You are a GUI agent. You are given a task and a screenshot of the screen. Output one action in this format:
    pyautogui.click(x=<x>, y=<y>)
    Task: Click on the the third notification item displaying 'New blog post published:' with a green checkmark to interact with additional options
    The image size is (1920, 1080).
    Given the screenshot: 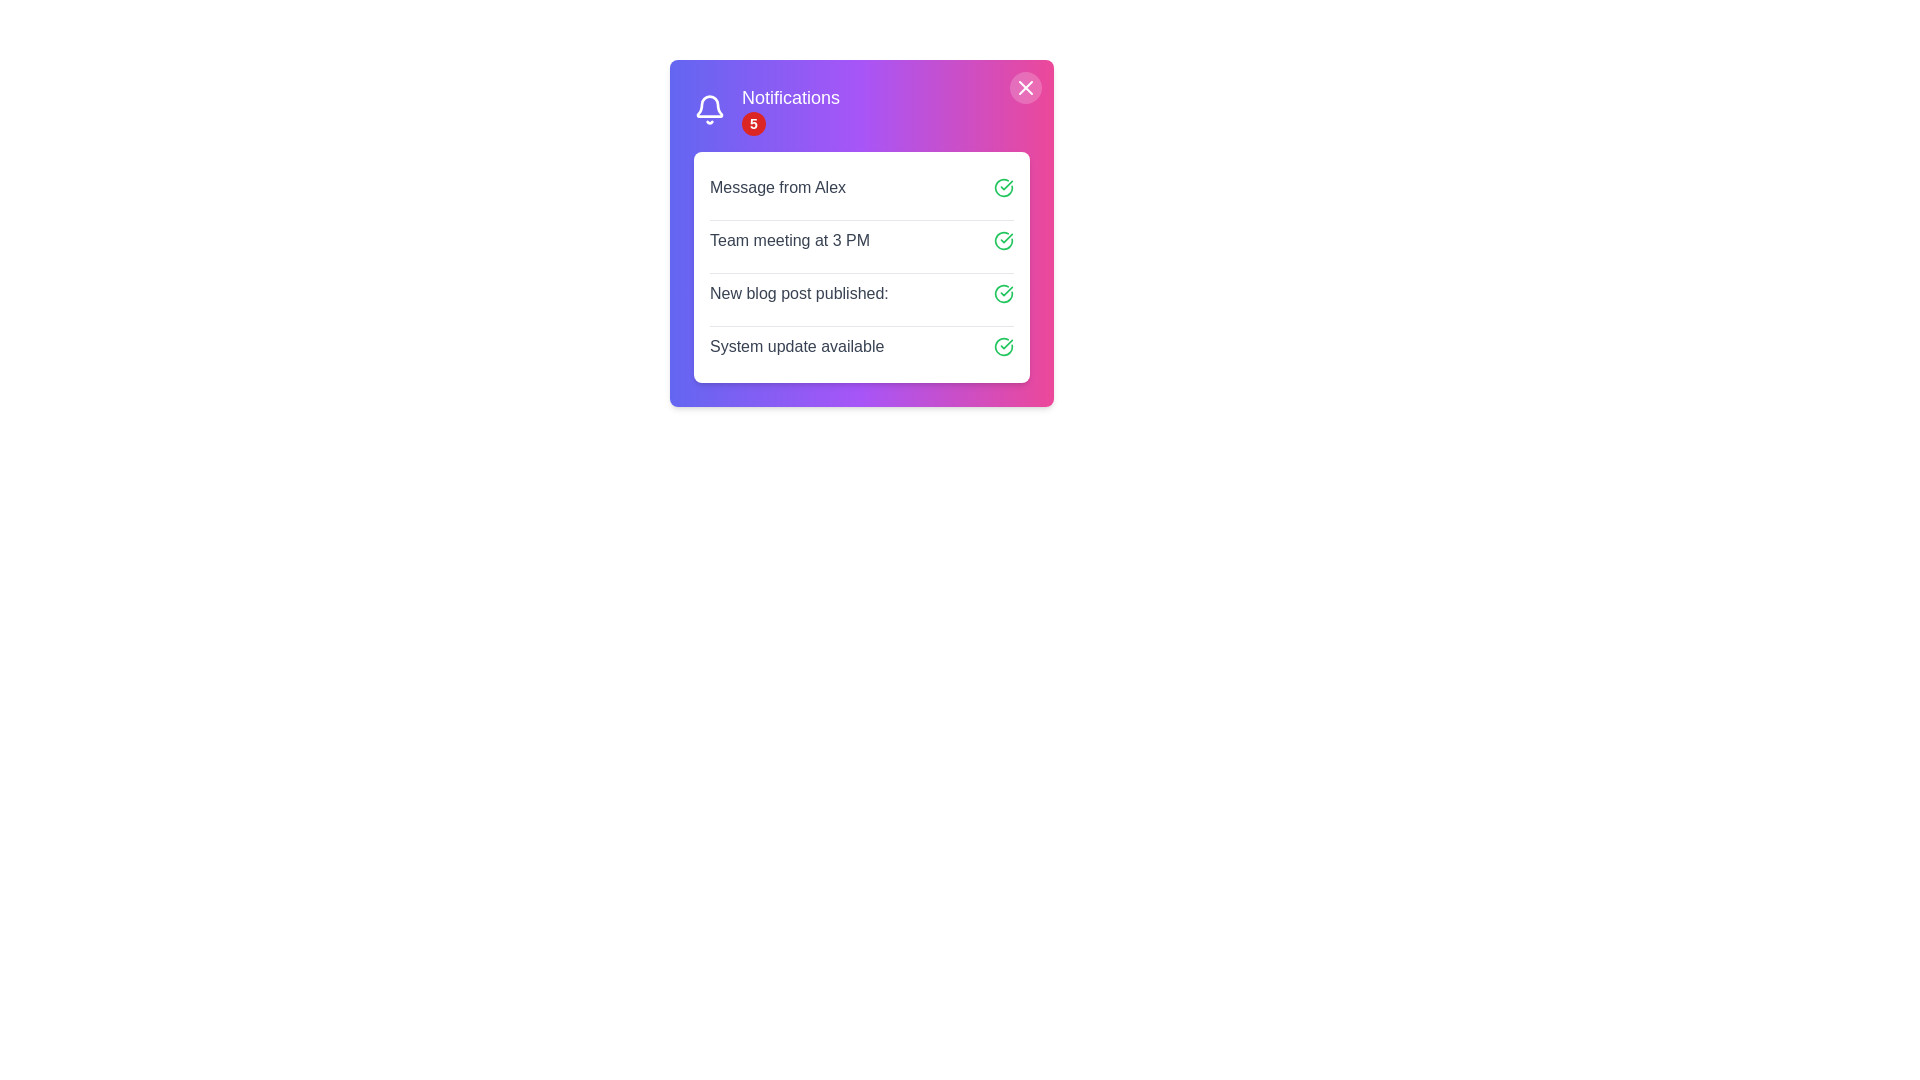 What is the action you would take?
    pyautogui.click(x=862, y=266)
    